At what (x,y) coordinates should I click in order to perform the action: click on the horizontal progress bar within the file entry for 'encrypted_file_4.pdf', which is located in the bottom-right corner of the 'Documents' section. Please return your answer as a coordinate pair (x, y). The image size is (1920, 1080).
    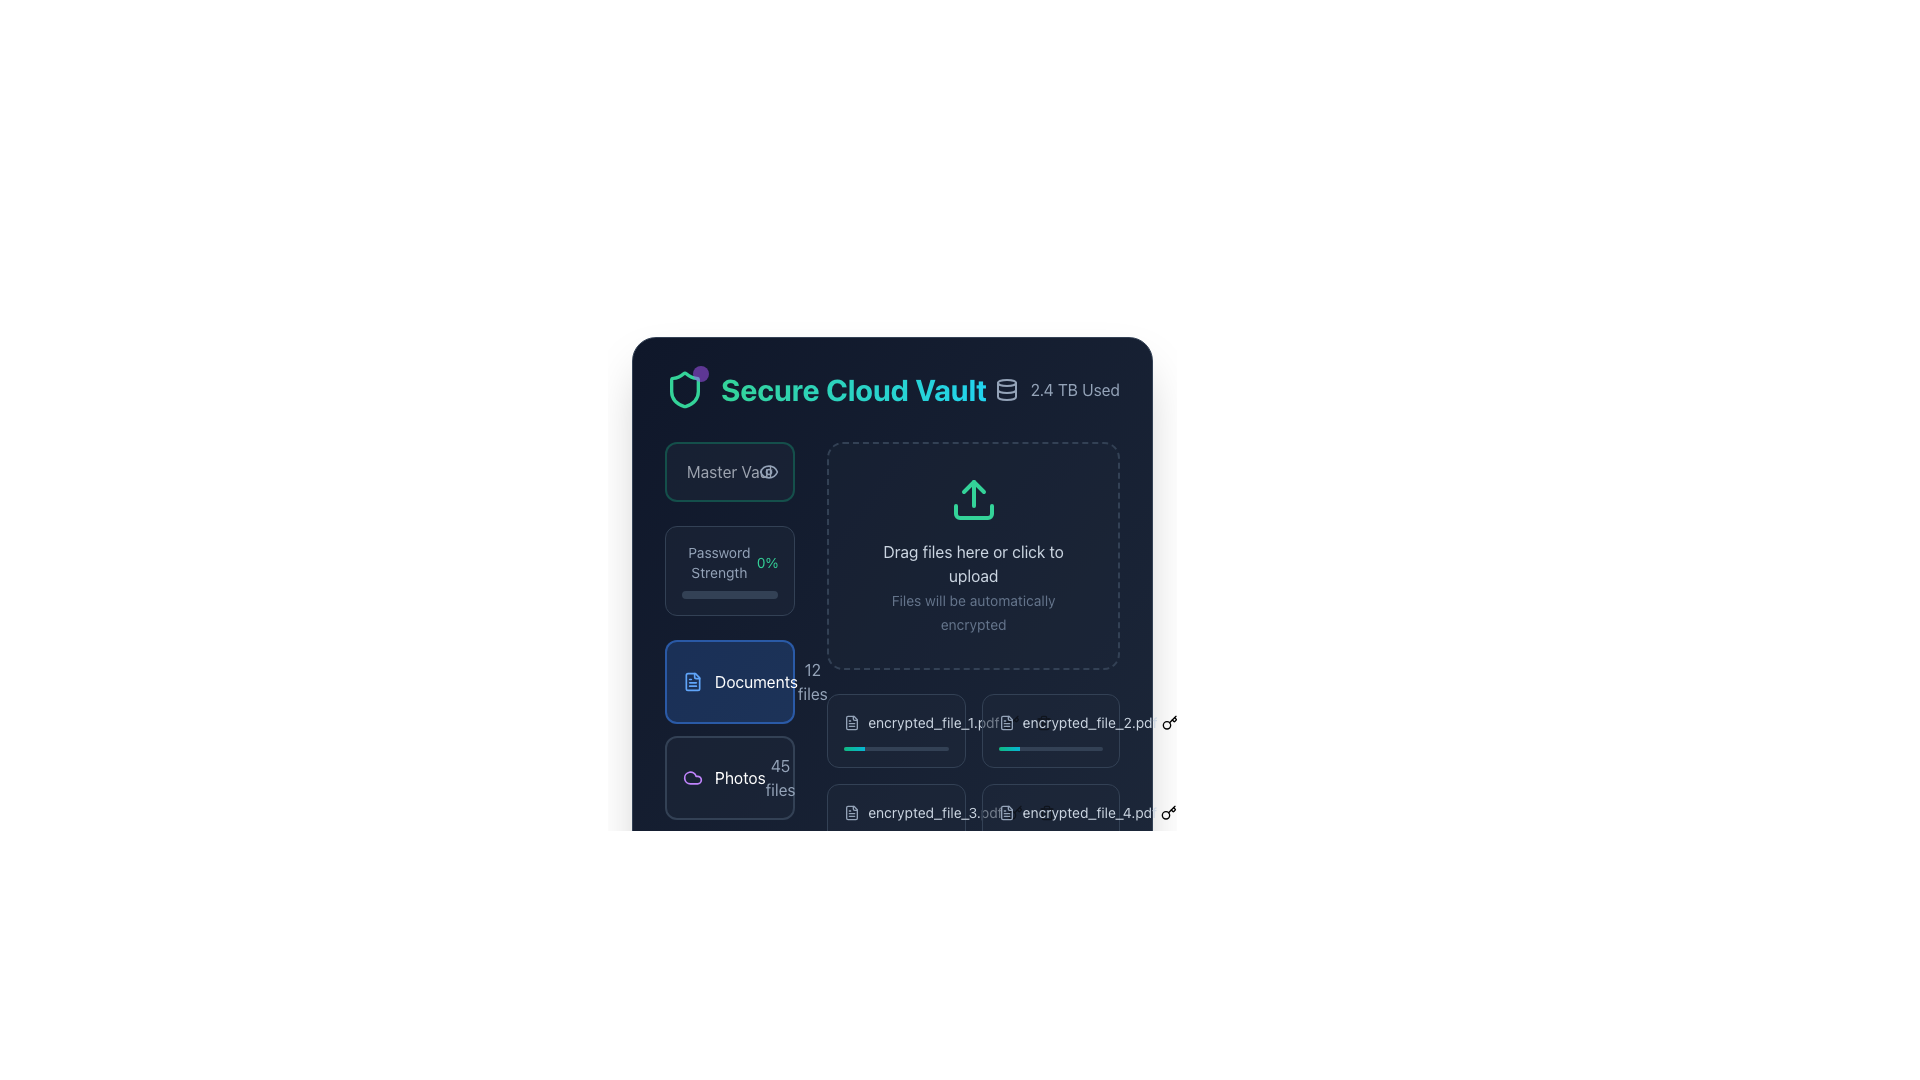
    Looking at the image, I should click on (1049, 839).